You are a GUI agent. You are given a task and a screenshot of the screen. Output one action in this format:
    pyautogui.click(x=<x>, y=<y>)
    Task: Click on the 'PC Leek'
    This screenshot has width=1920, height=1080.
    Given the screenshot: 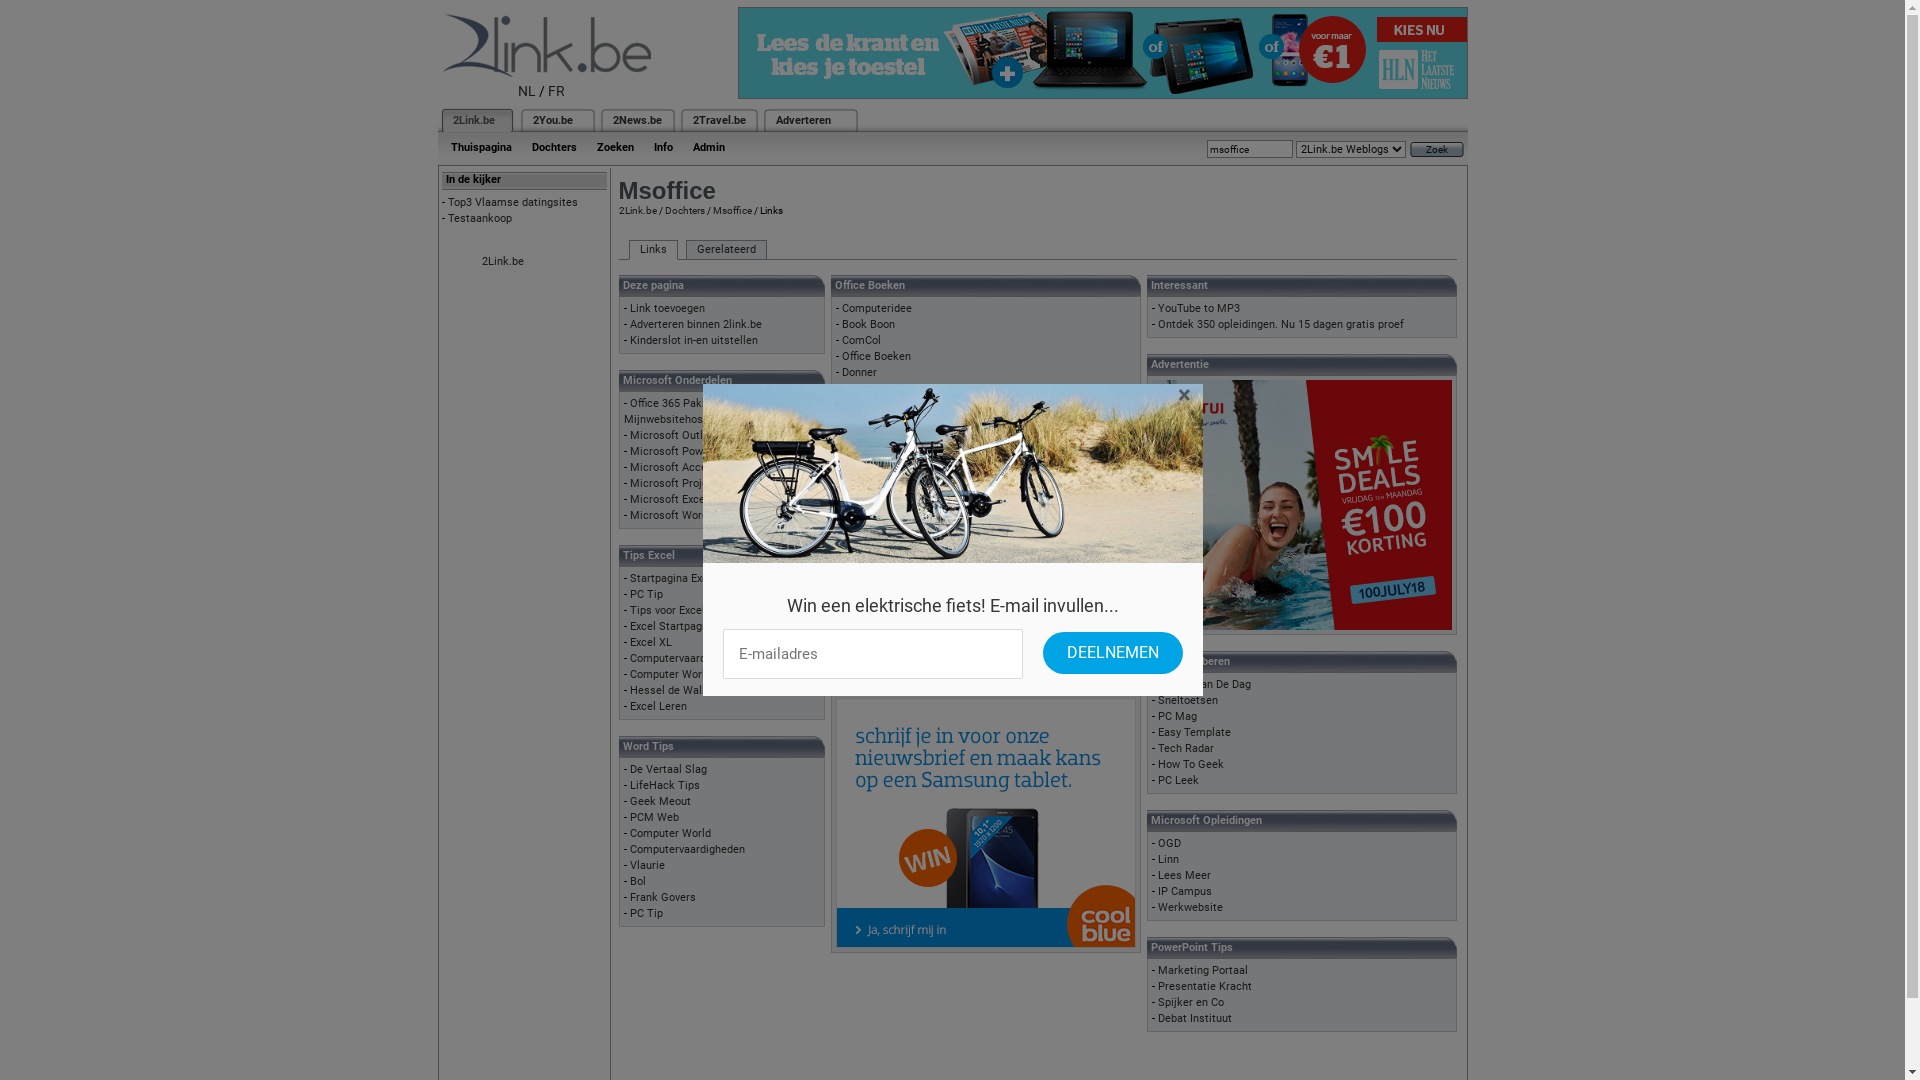 What is the action you would take?
    pyautogui.click(x=1157, y=779)
    